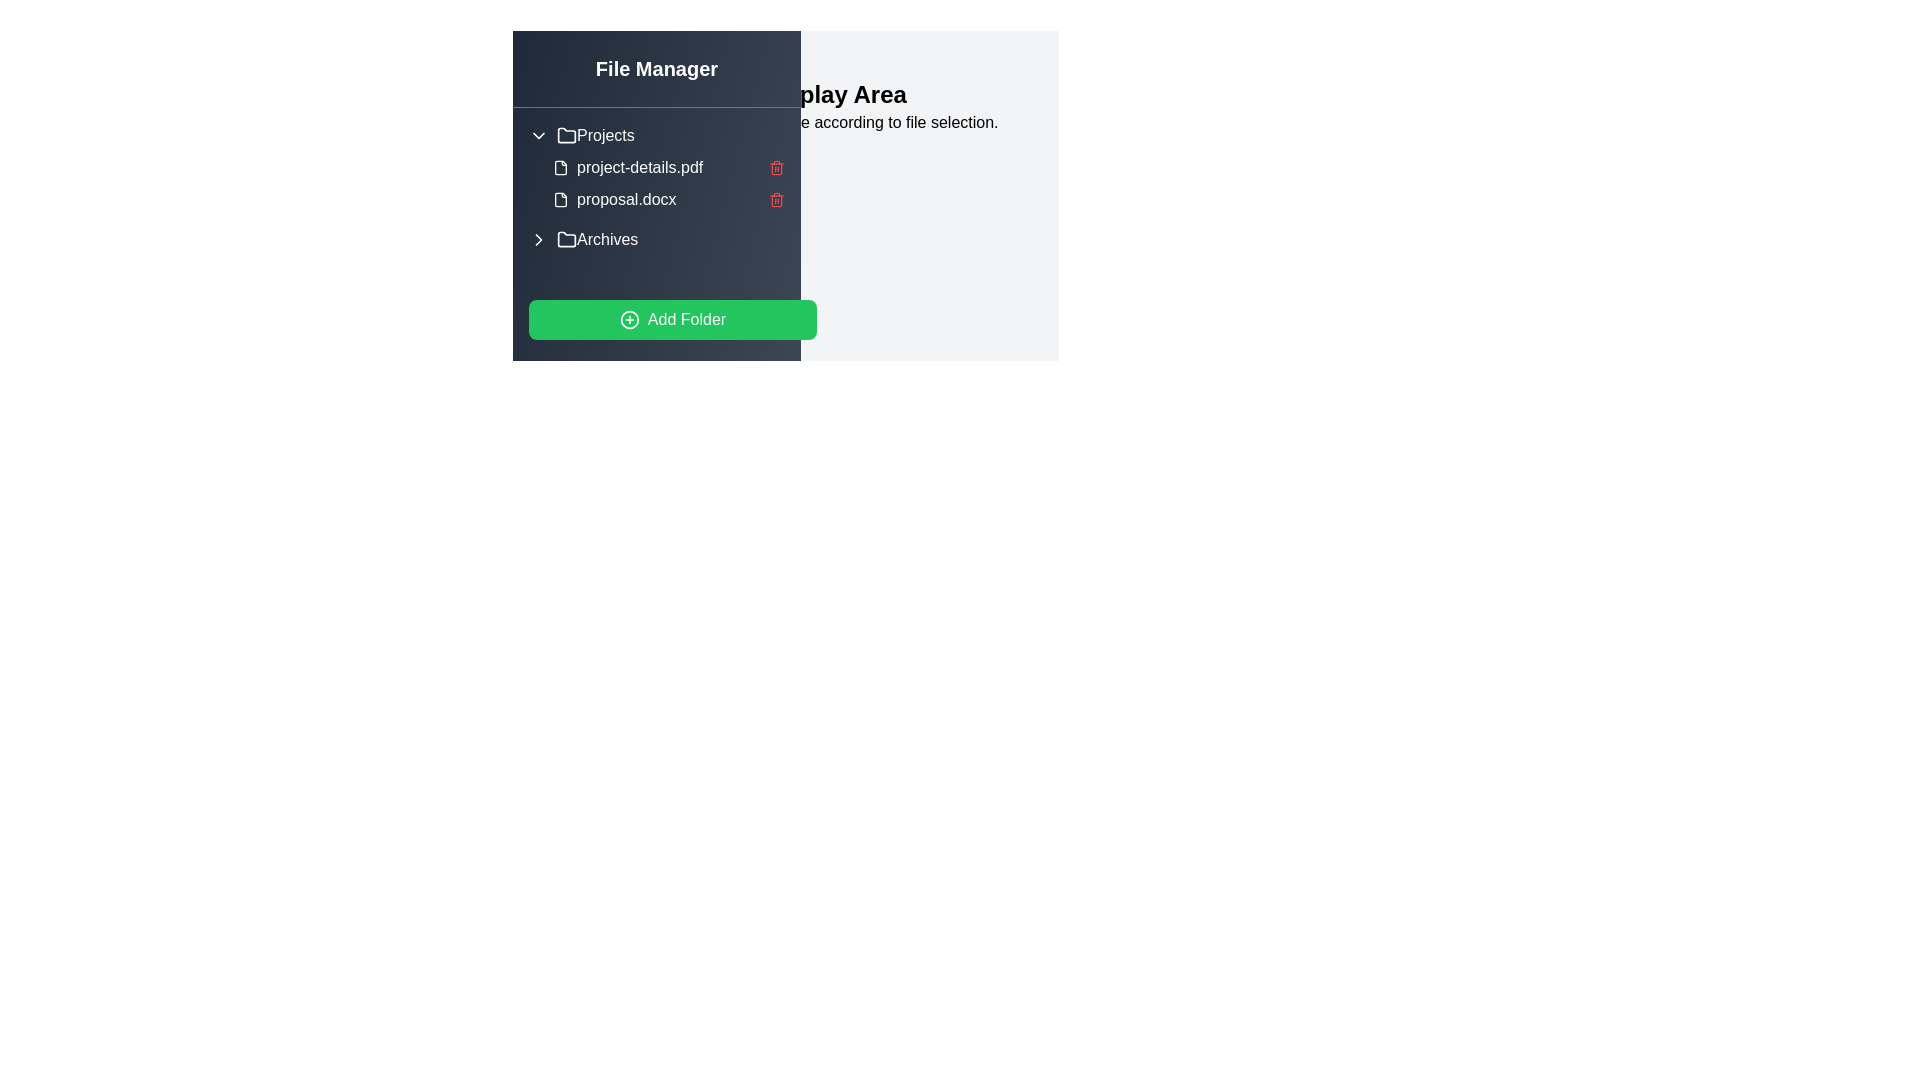 The image size is (1920, 1080). I want to click on the folder-shaped icon representing a directory in the 'Archives' section of the file manager interface to interact with it, so click(565, 238).